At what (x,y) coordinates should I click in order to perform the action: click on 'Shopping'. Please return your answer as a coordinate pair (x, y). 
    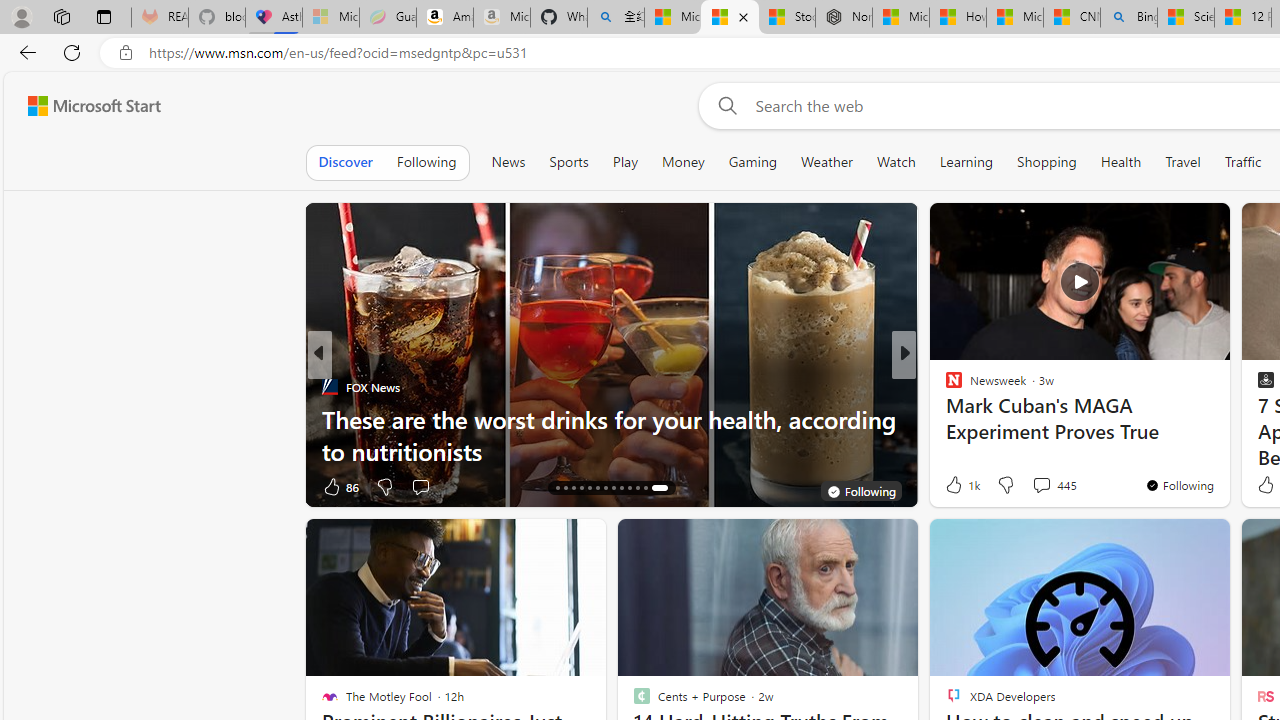
    Looking at the image, I should click on (1046, 161).